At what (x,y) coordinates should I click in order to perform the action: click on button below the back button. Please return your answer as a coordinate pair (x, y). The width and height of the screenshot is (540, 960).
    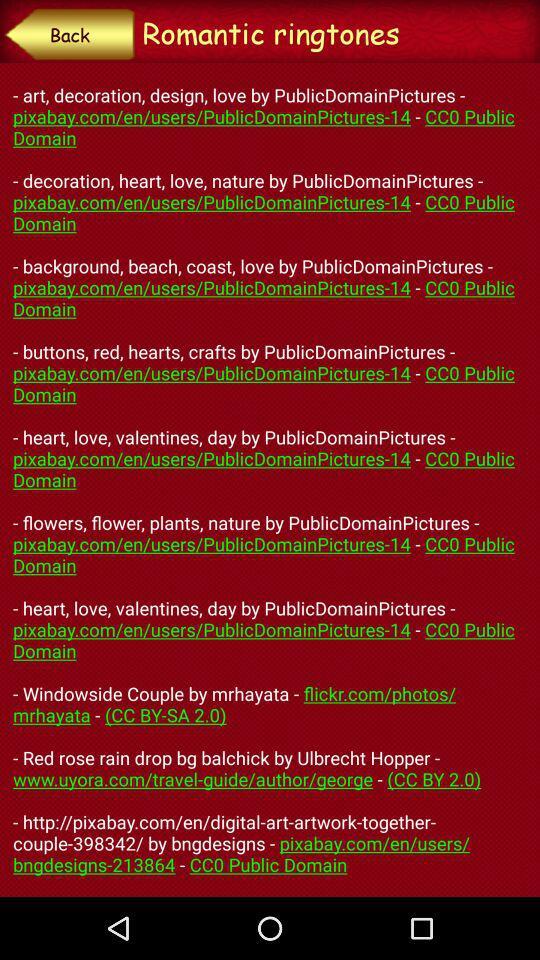
    Looking at the image, I should click on (270, 480).